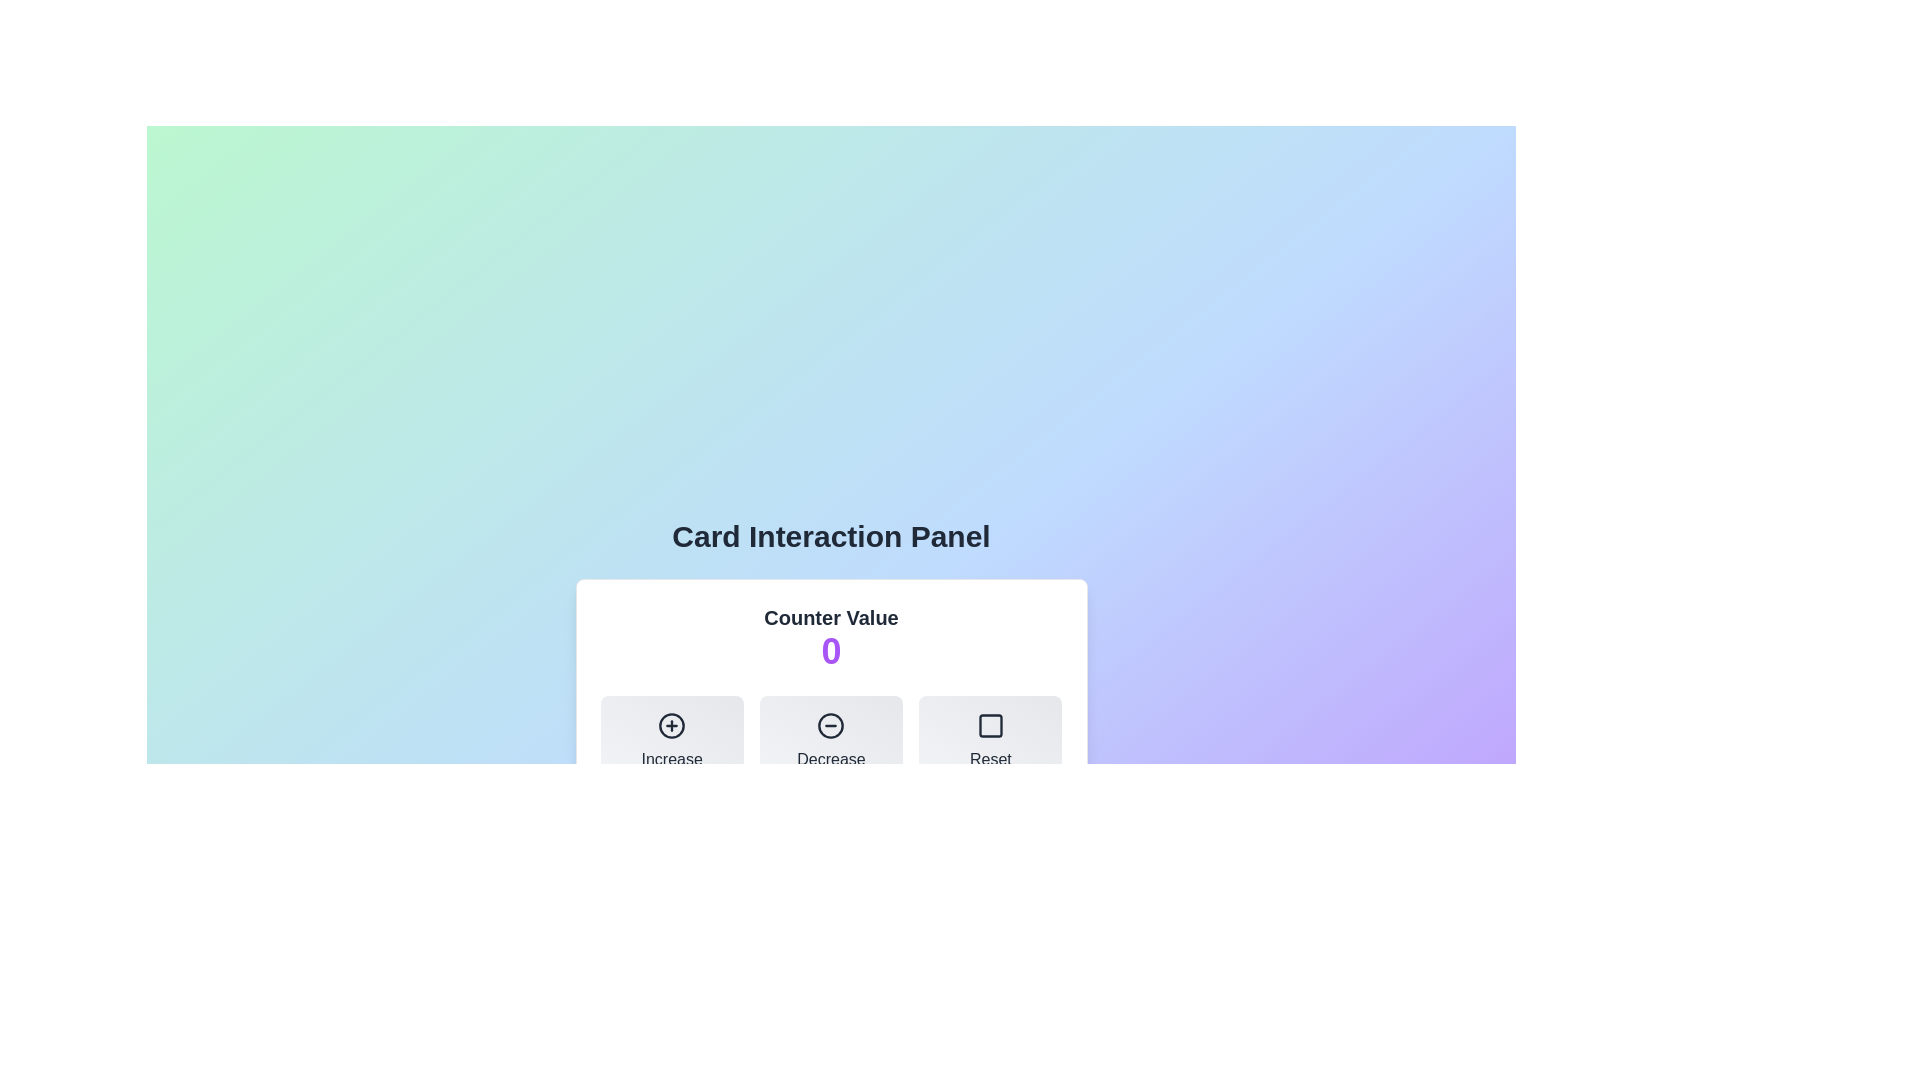 Image resolution: width=1920 pixels, height=1080 pixels. What do you see at coordinates (831, 616) in the screenshot?
I see `the Text Label that provides context for the numeric value displayed below it, which is centrally located above the numerical display` at bounding box center [831, 616].